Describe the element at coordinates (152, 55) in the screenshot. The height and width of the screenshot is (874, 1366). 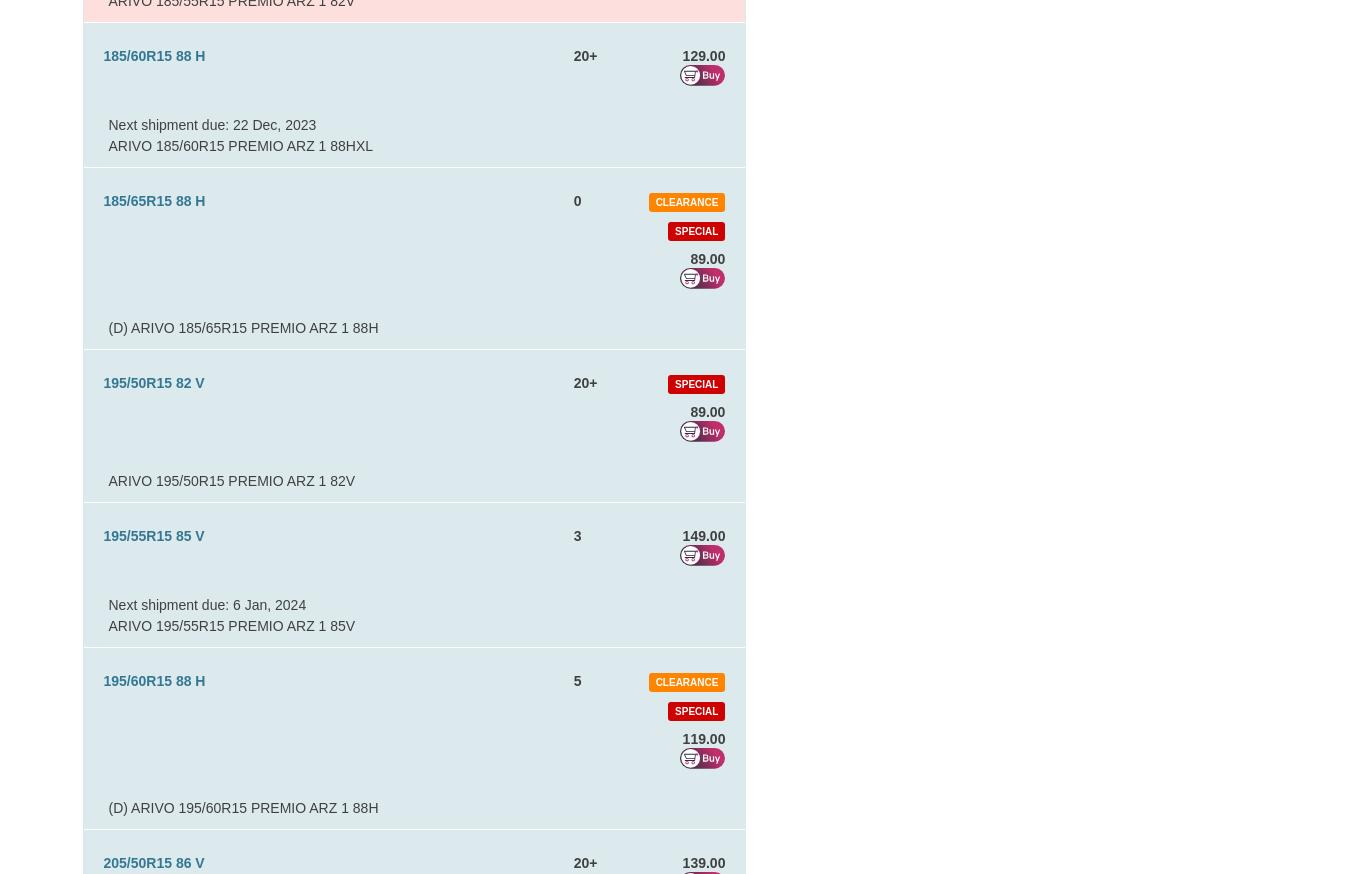
I see `'185/60R15 88 H'` at that location.